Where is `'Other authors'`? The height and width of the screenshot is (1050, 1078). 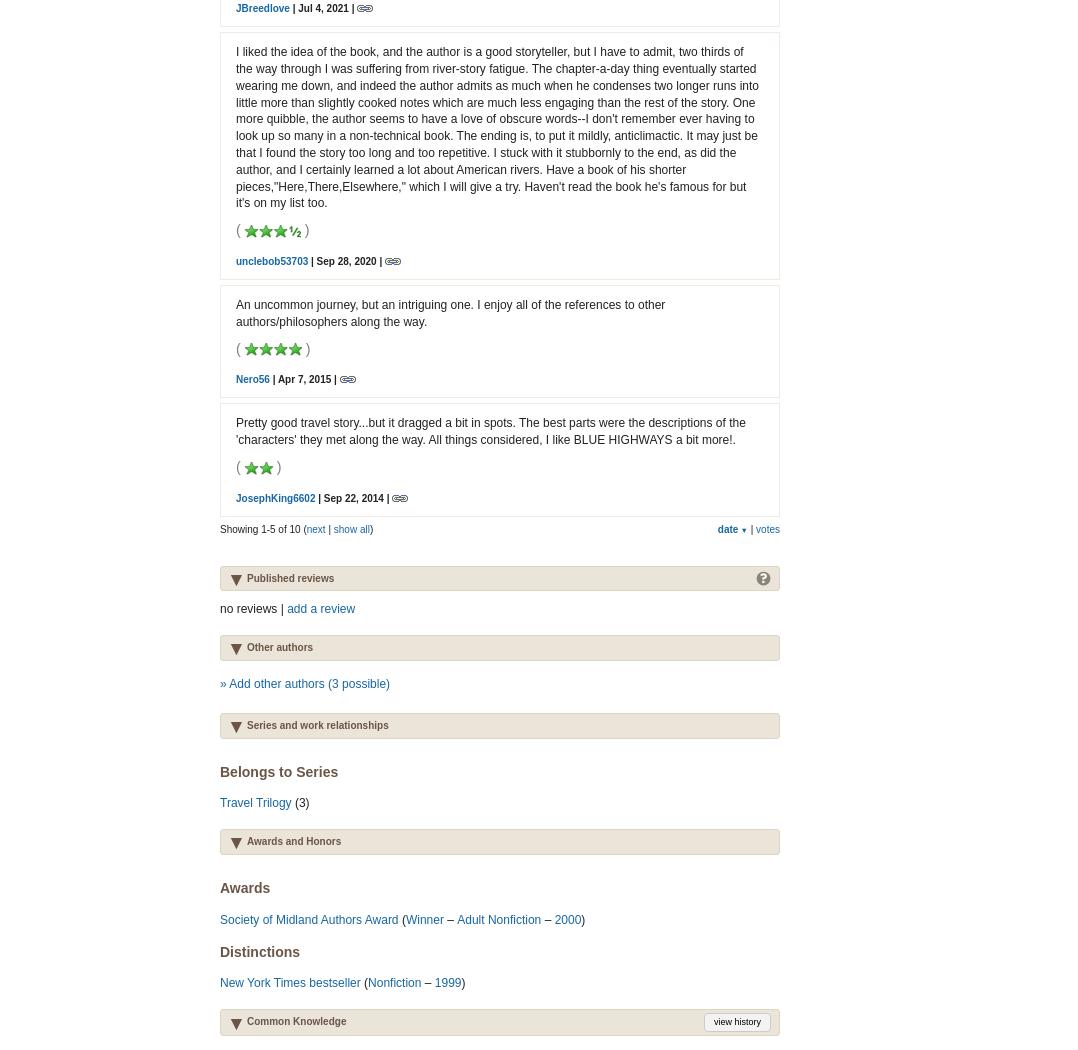 'Other authors' is located at coordinates (245, 646).